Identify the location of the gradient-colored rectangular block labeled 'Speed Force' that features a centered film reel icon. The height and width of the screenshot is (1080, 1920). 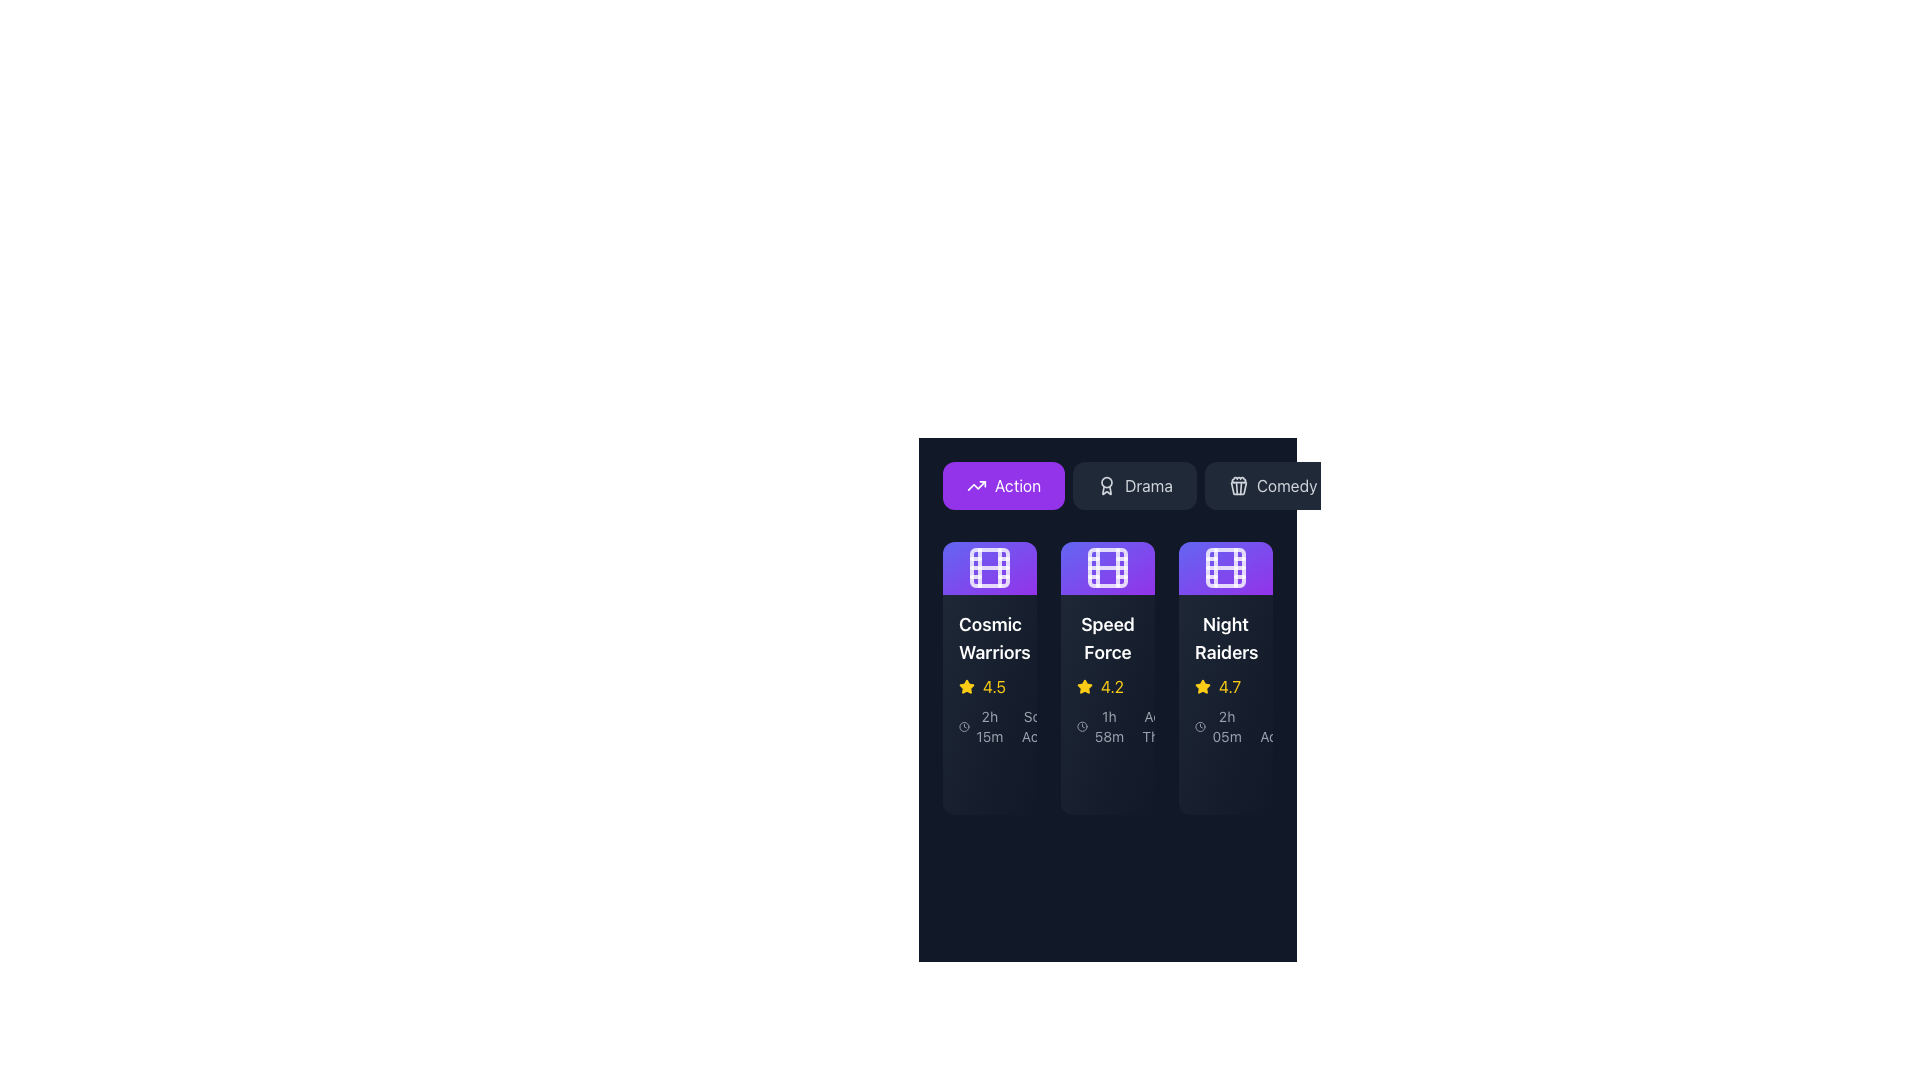
(1107, 567).